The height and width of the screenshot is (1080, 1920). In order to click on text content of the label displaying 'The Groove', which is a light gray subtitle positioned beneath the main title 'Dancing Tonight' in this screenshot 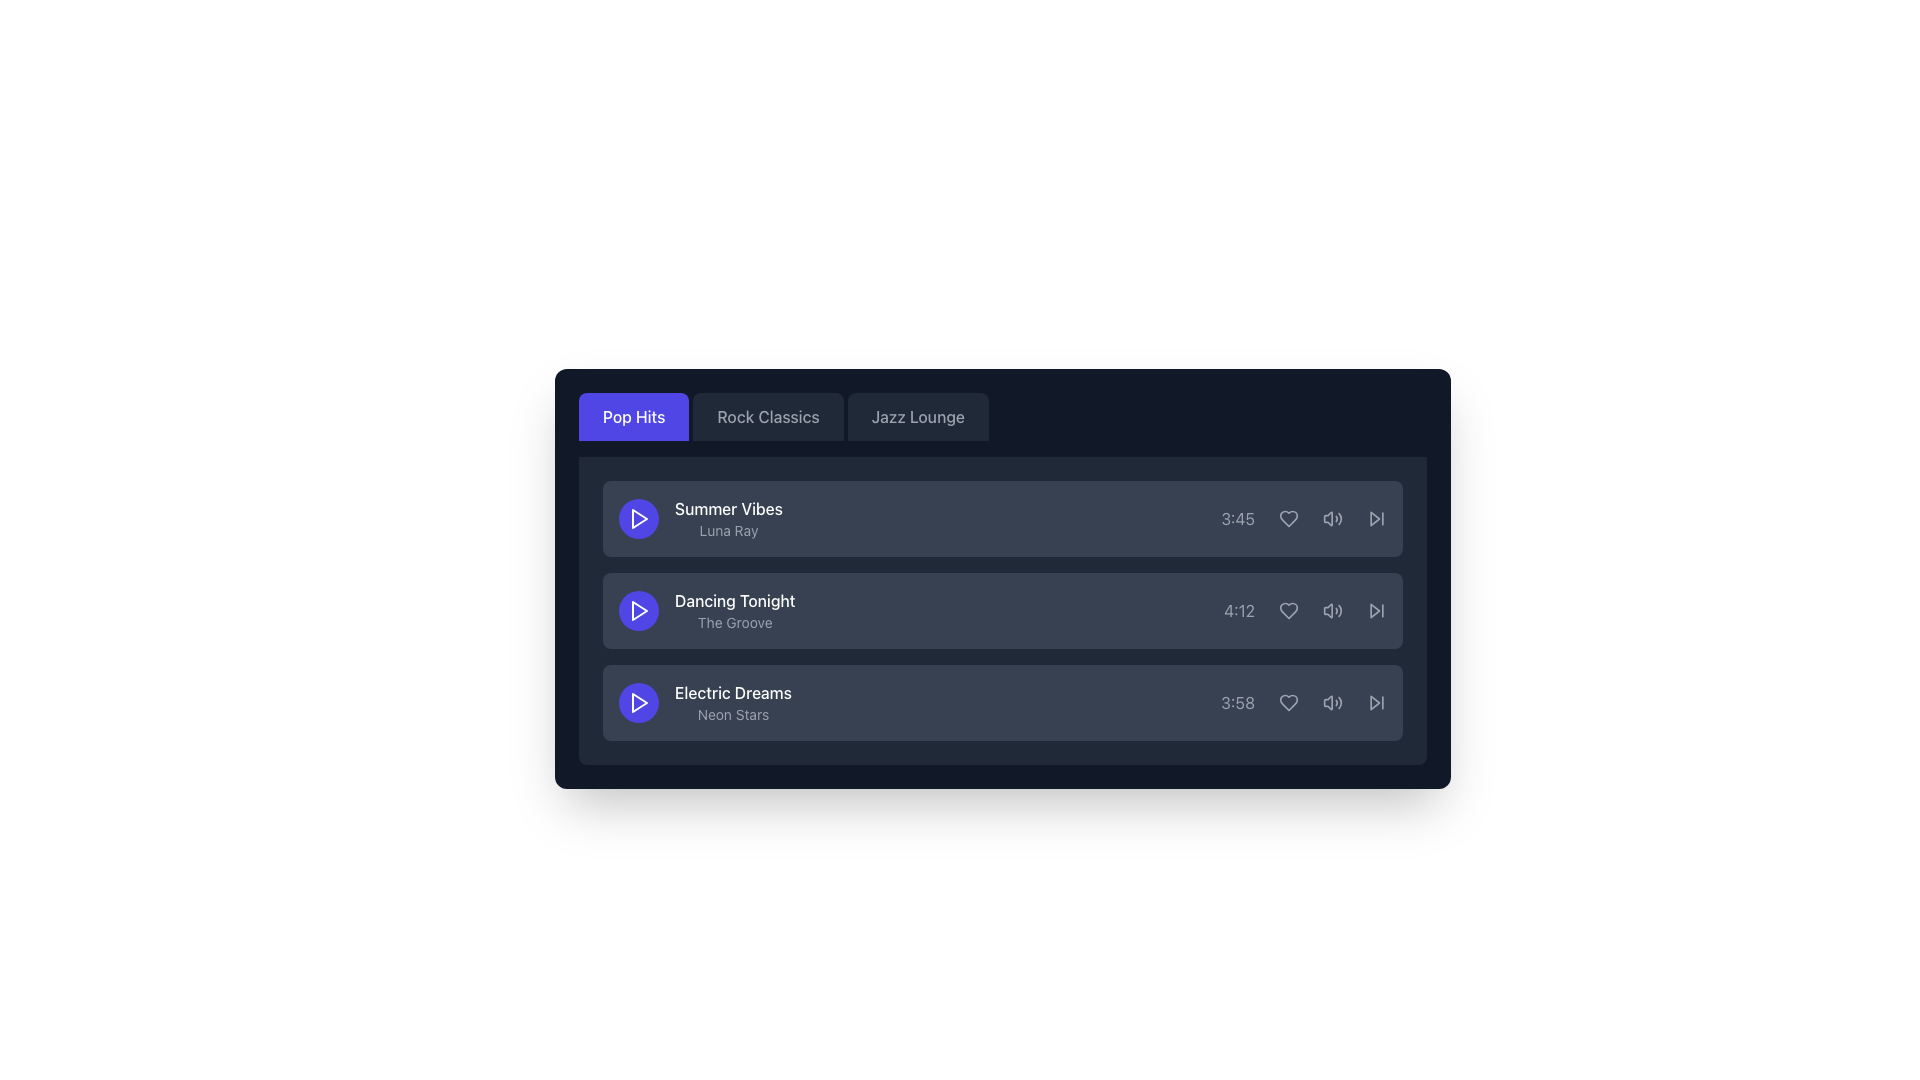, I will do `click(734, 622)`.